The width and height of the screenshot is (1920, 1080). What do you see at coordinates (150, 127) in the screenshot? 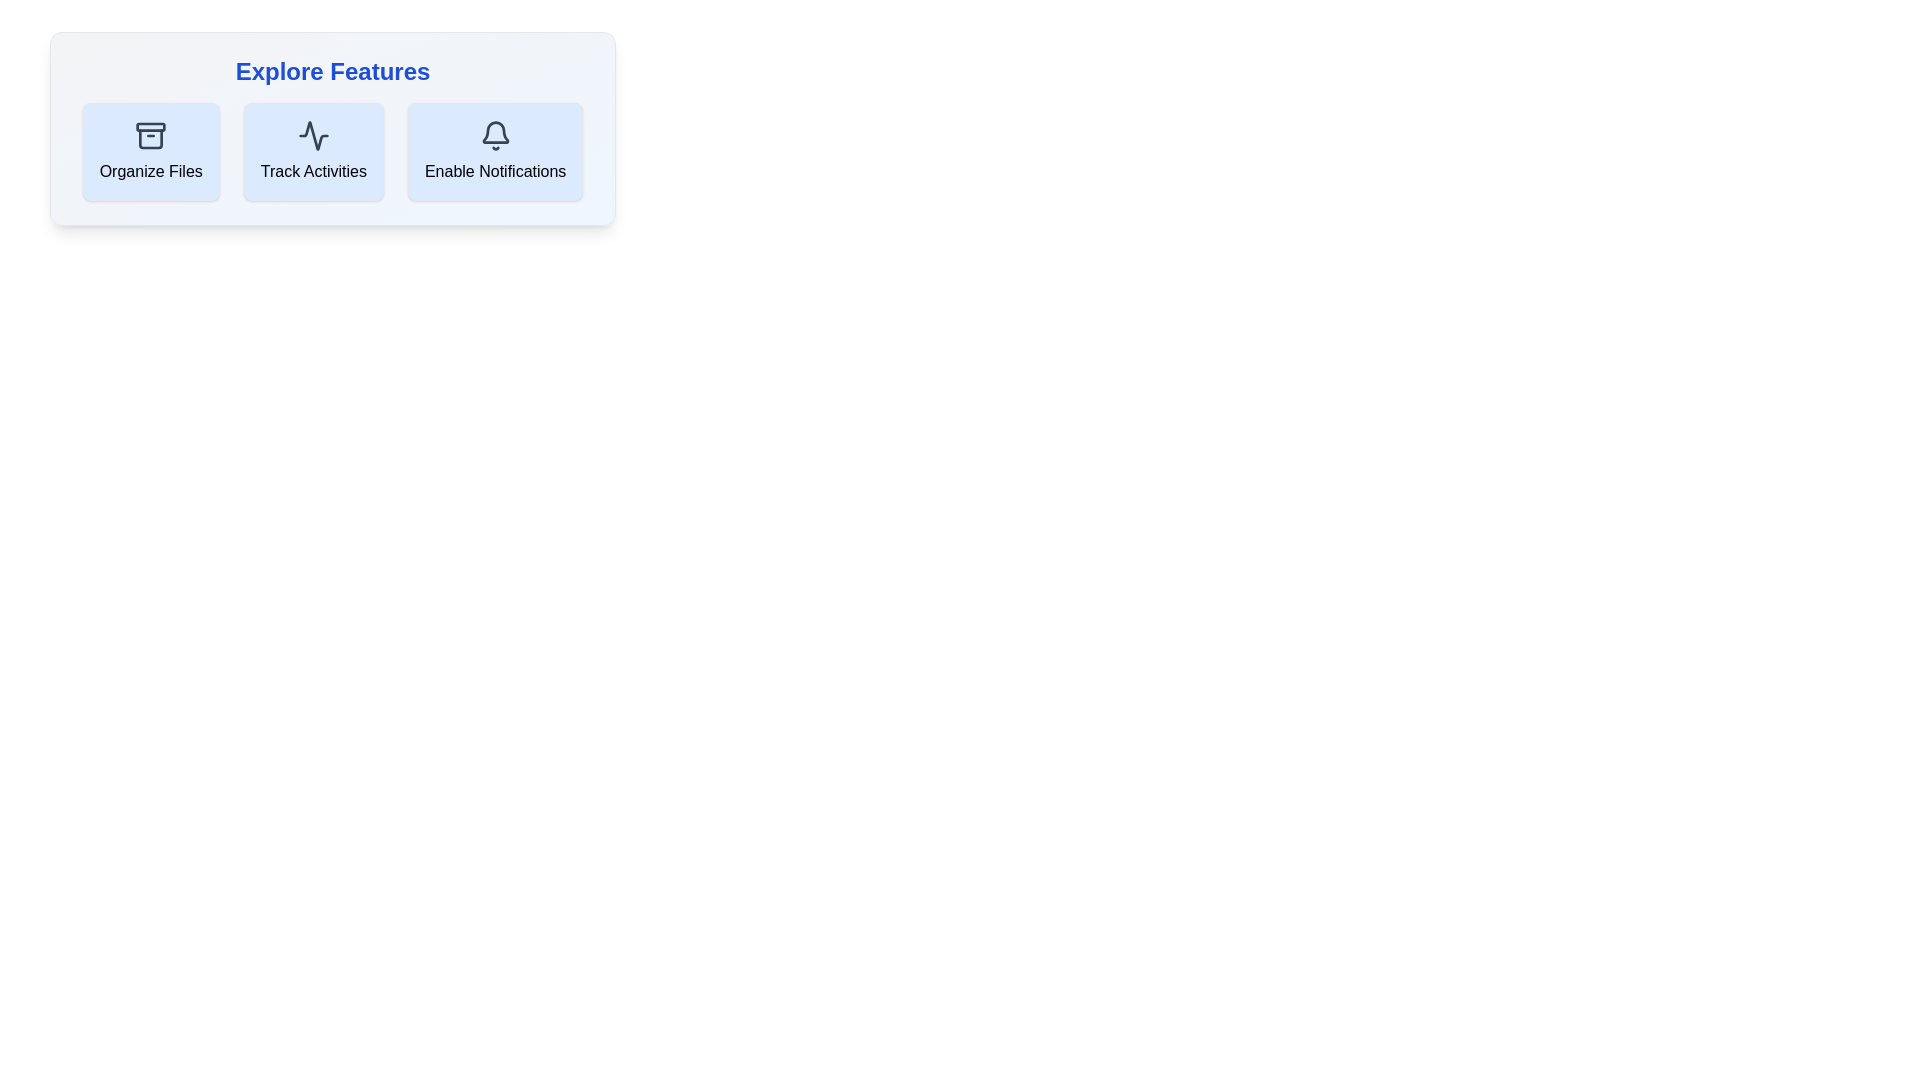
I see `the decorative SVG shape, a rectangular bar with rounded edges, located at the top section of the file storage archive icon` at bounding box center [150, 127].